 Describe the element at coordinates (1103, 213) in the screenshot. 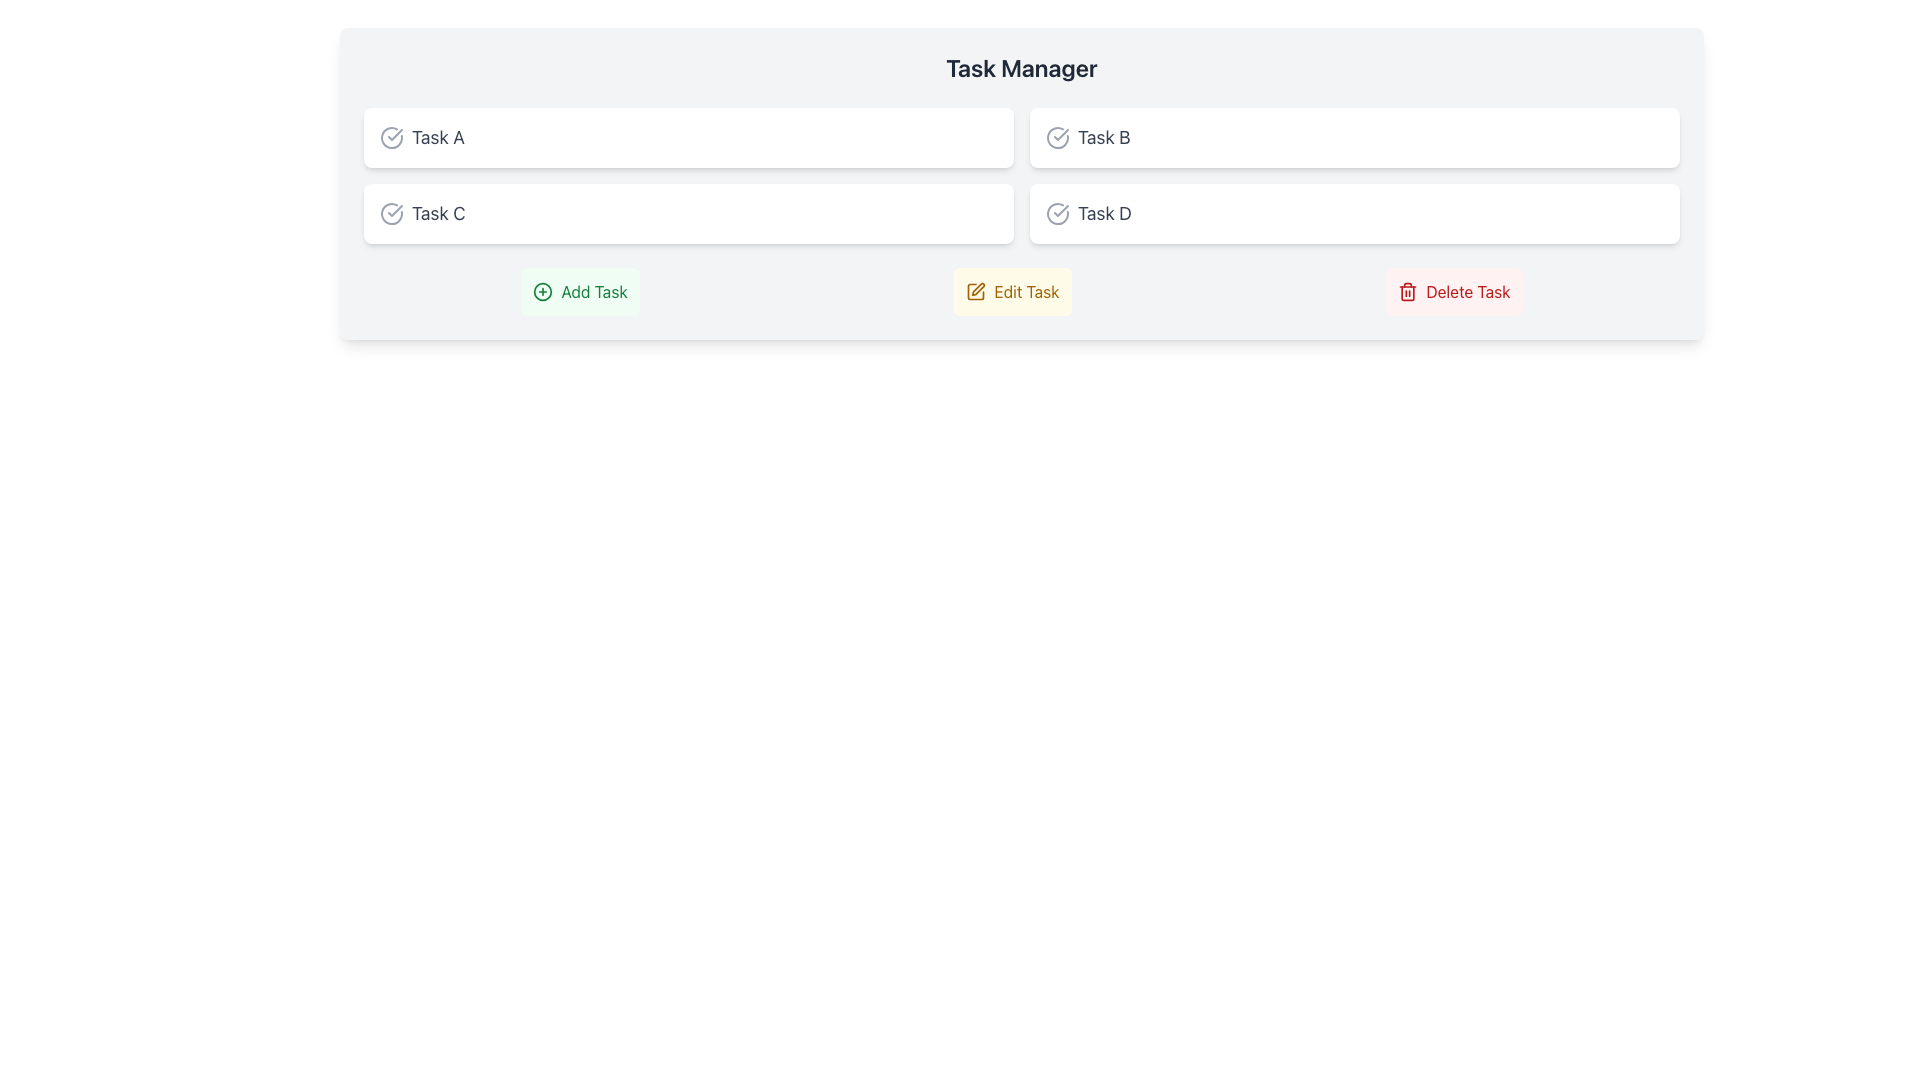

I see `the text label 'Task D' which is styled with a large gray font and is located in the top-right section of the interface, part of a card-like element` at that location.